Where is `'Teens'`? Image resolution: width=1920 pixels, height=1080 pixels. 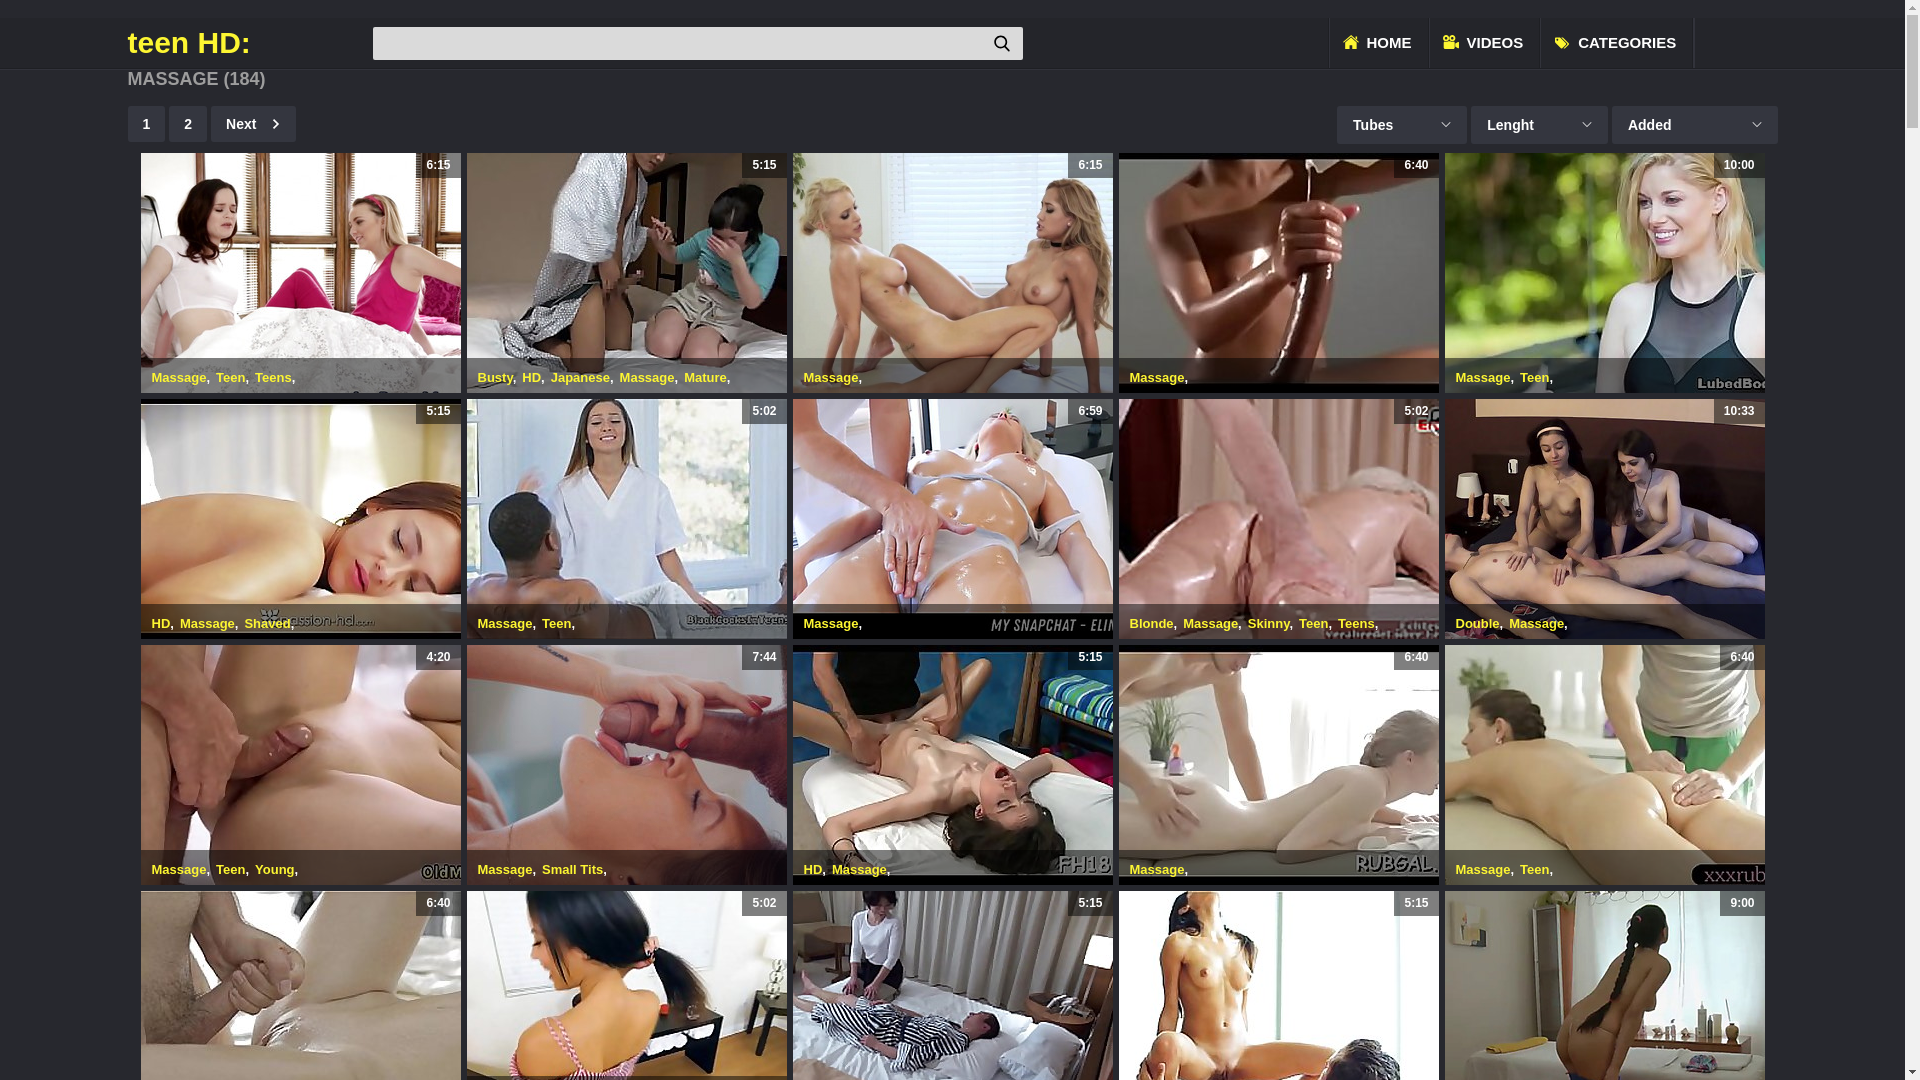 'Teens' is located at coordinates (272, 377).